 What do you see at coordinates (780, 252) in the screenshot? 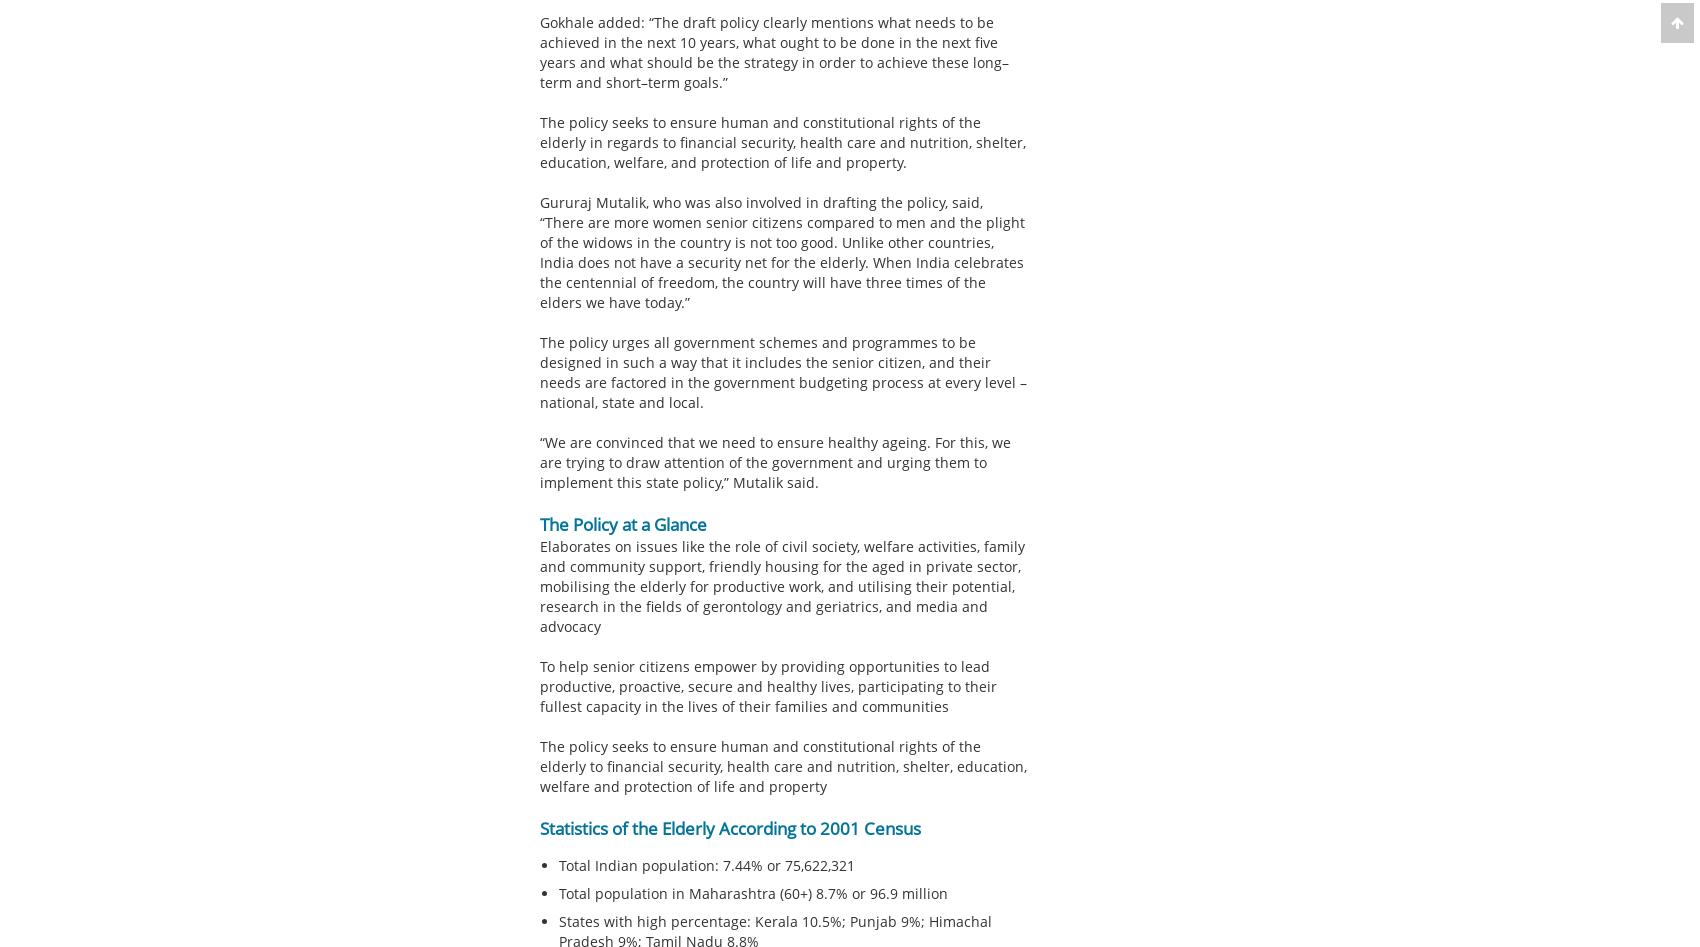
I see `'Gururaj Mutalik, who was also involved in drafting the policy, said, “There are more women senior citizens compared to men and the plight of the widows in the country is not too good. Unlike other countries, India does not have a security net for the elderly. When India celebrates the centennial of freedom, the country will have three times of the elders we have today.”'` at bounding box center [780, 252].